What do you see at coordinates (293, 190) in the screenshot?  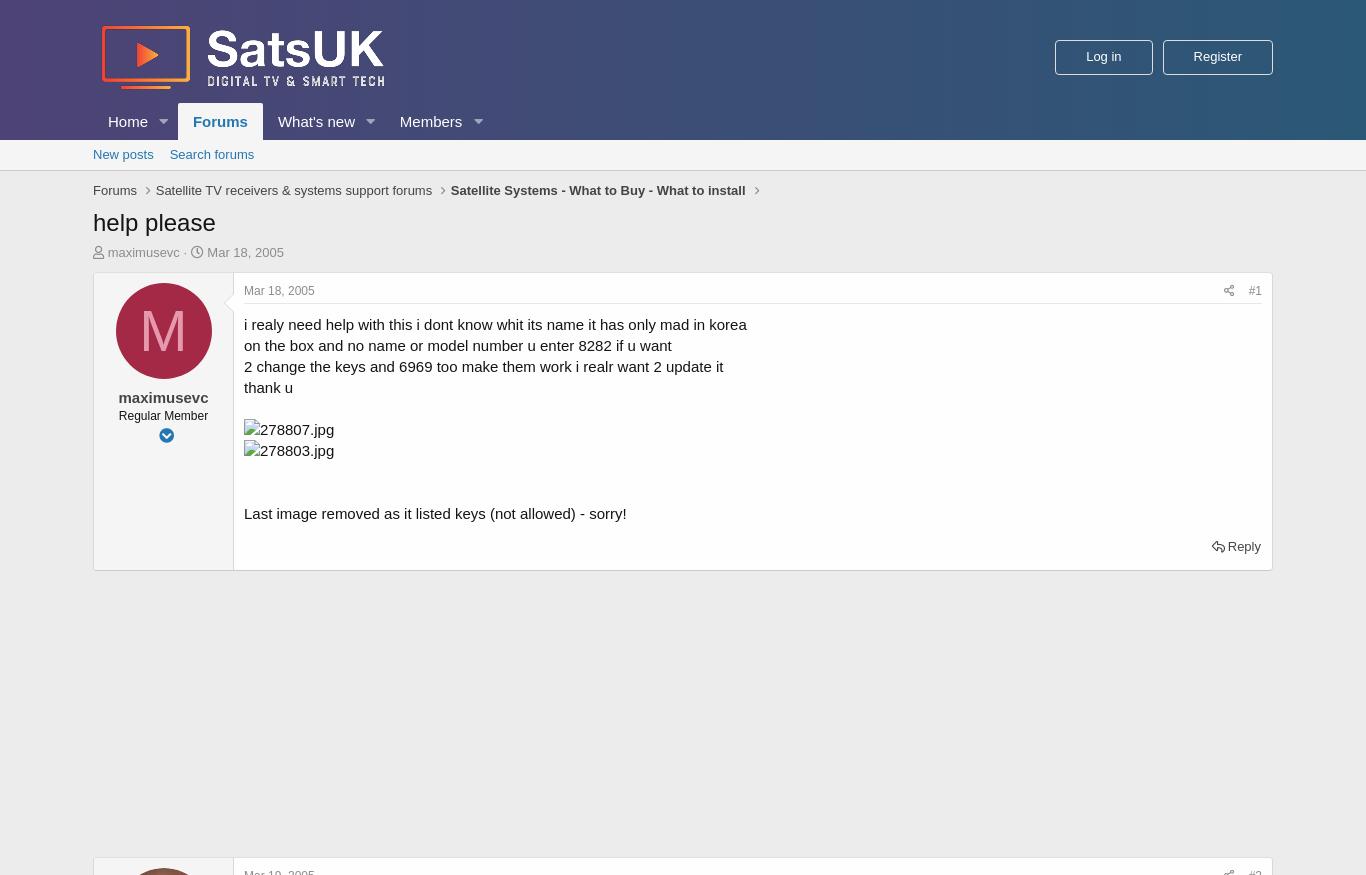 I see `'Satellite TV receivers & systems support forums'` at bounding box center [293, 190].